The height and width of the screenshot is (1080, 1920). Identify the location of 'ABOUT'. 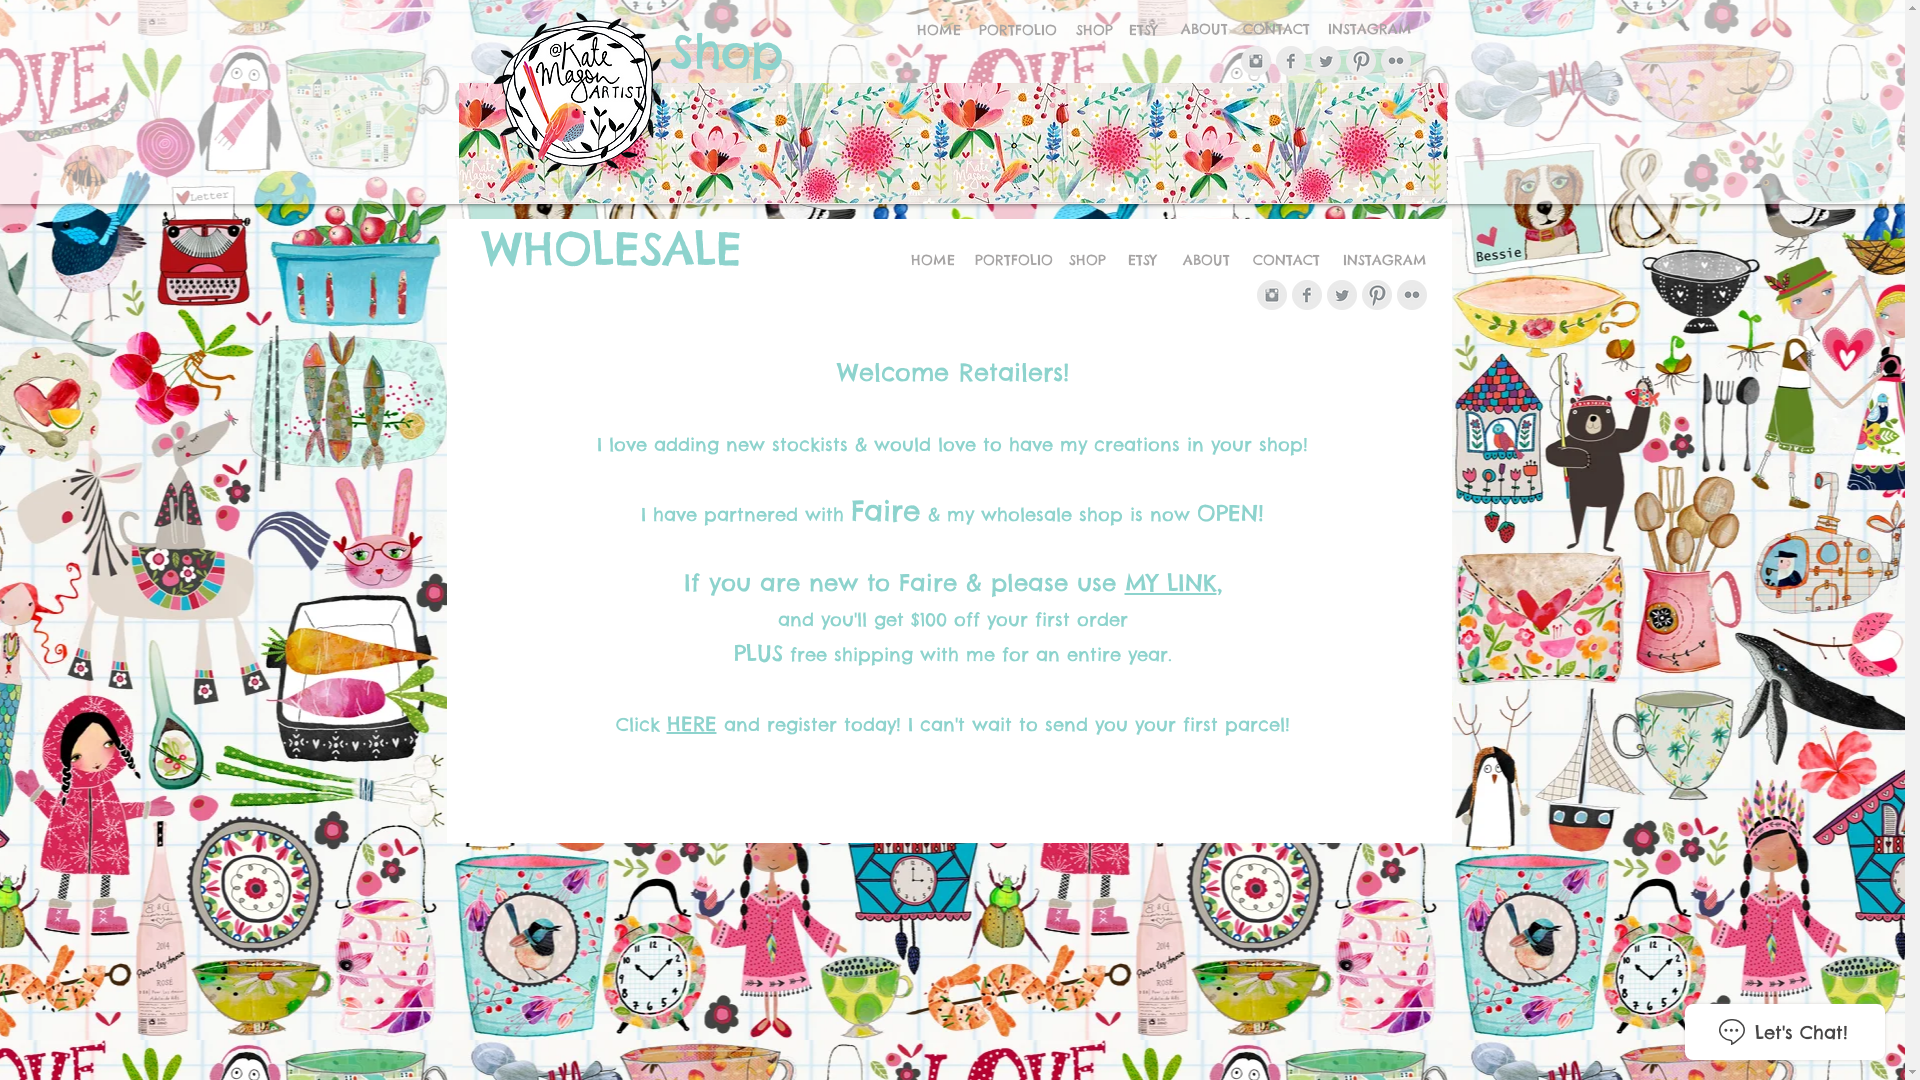
(1203, 30).